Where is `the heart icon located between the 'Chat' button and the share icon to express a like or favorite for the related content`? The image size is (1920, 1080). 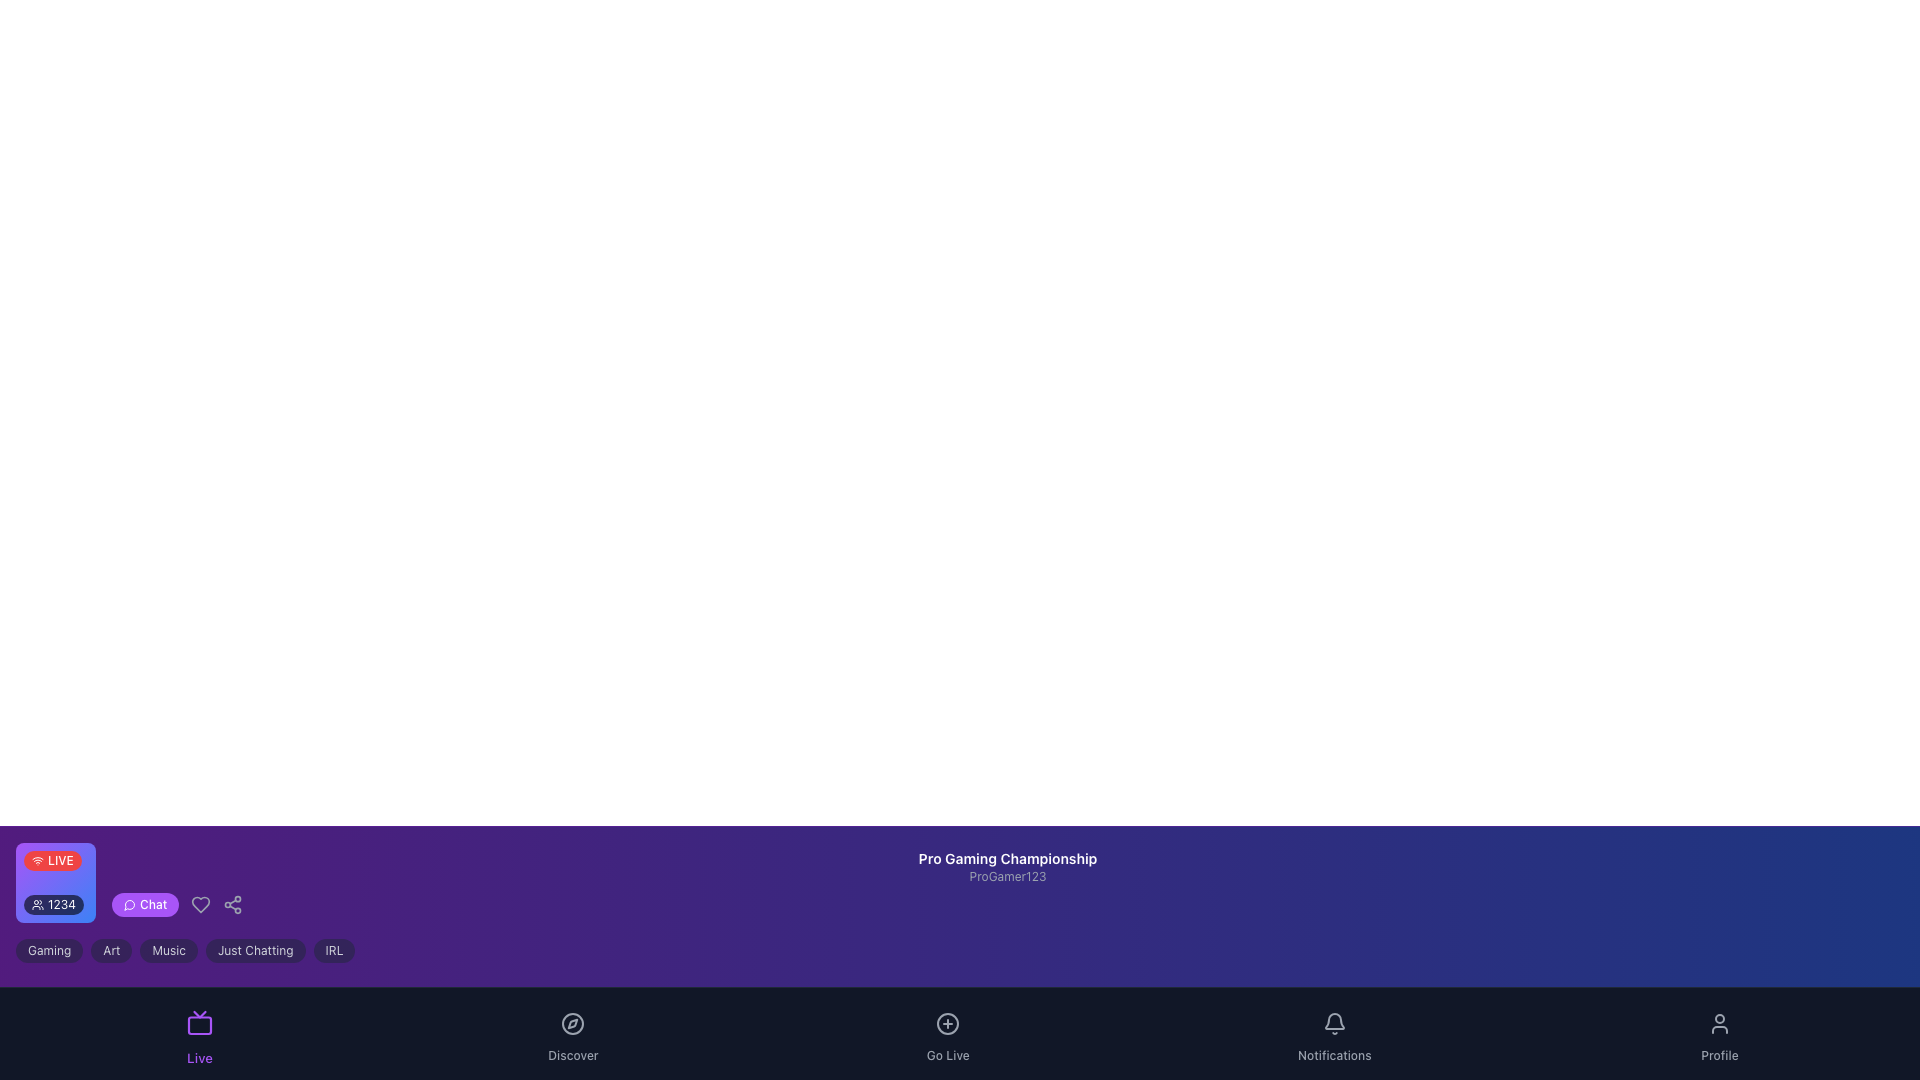 the heart icon located between the 'Chat' button and the share icon to express a like or favorite for the related content is located at coordinates (201, 905).